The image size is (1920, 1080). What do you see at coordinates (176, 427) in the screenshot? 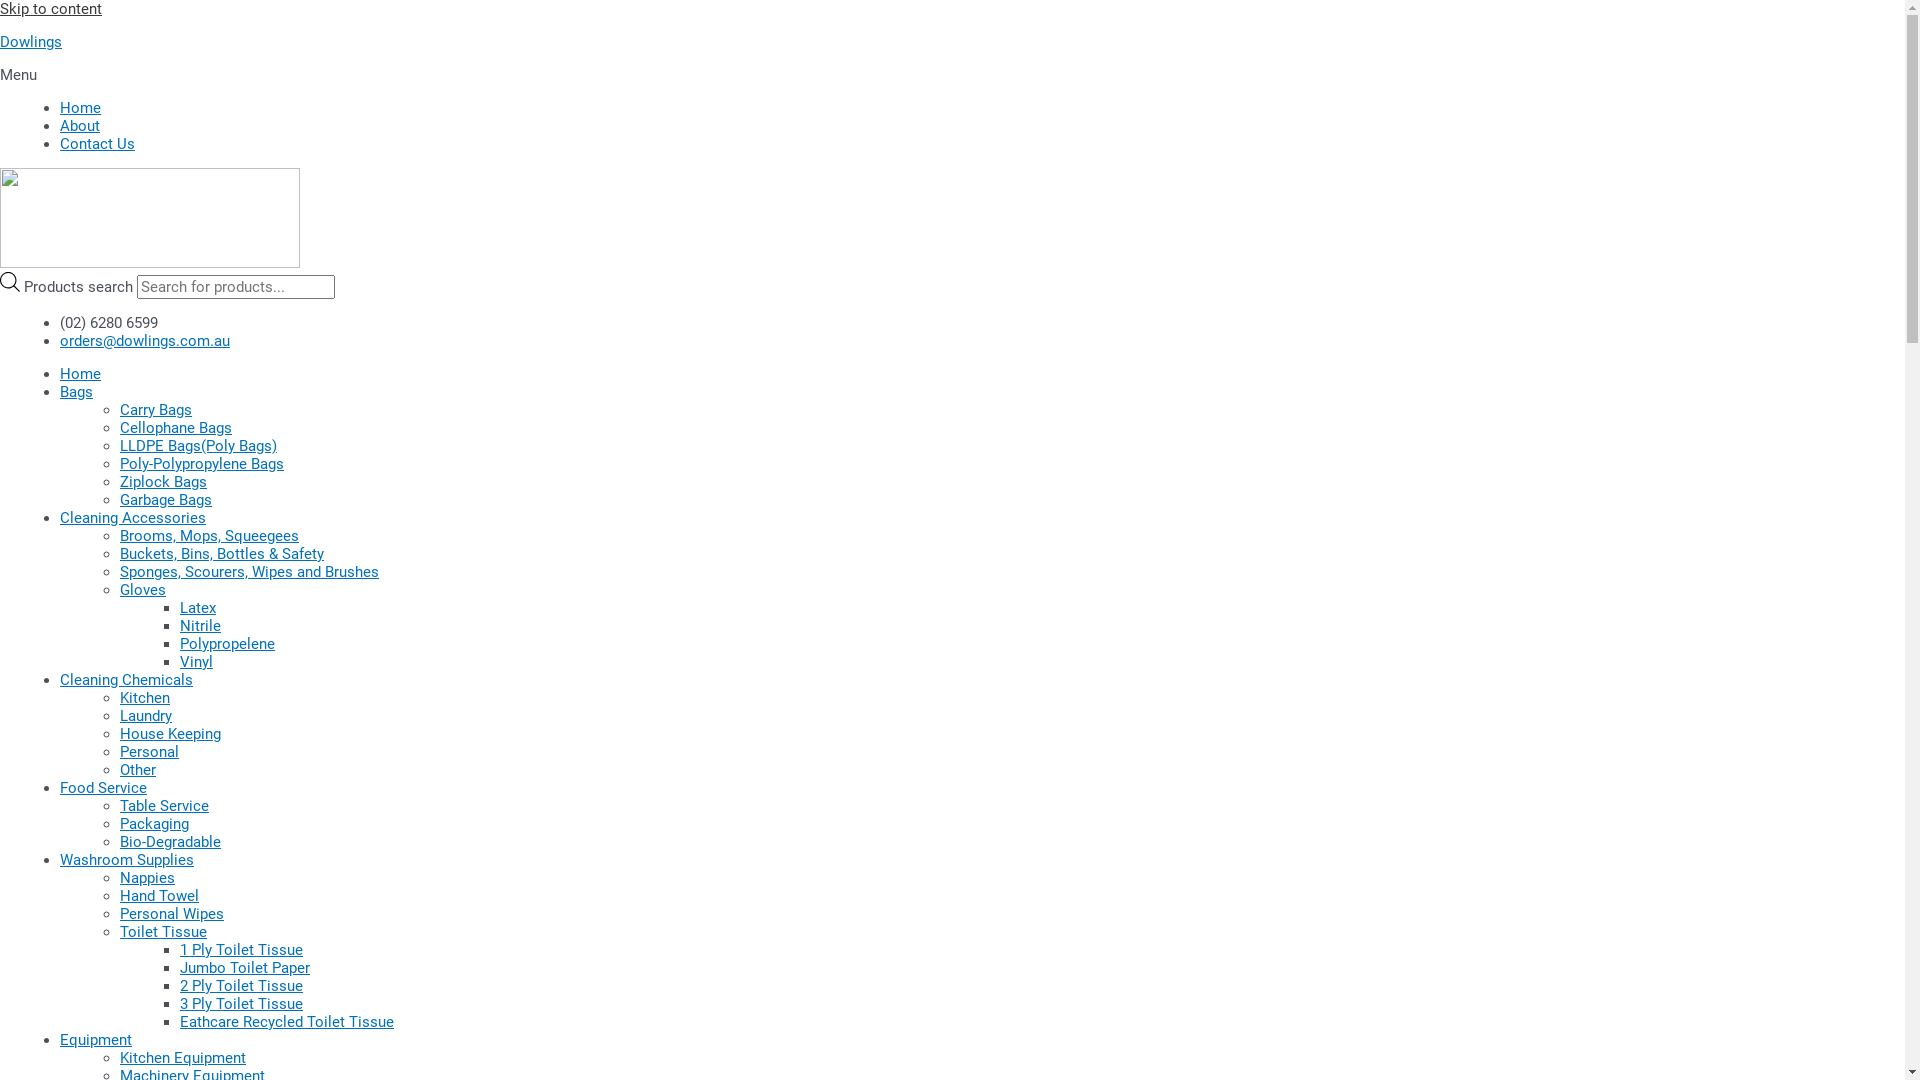
I see `'Cellophane Bags'` at bounding box center [176, 427].